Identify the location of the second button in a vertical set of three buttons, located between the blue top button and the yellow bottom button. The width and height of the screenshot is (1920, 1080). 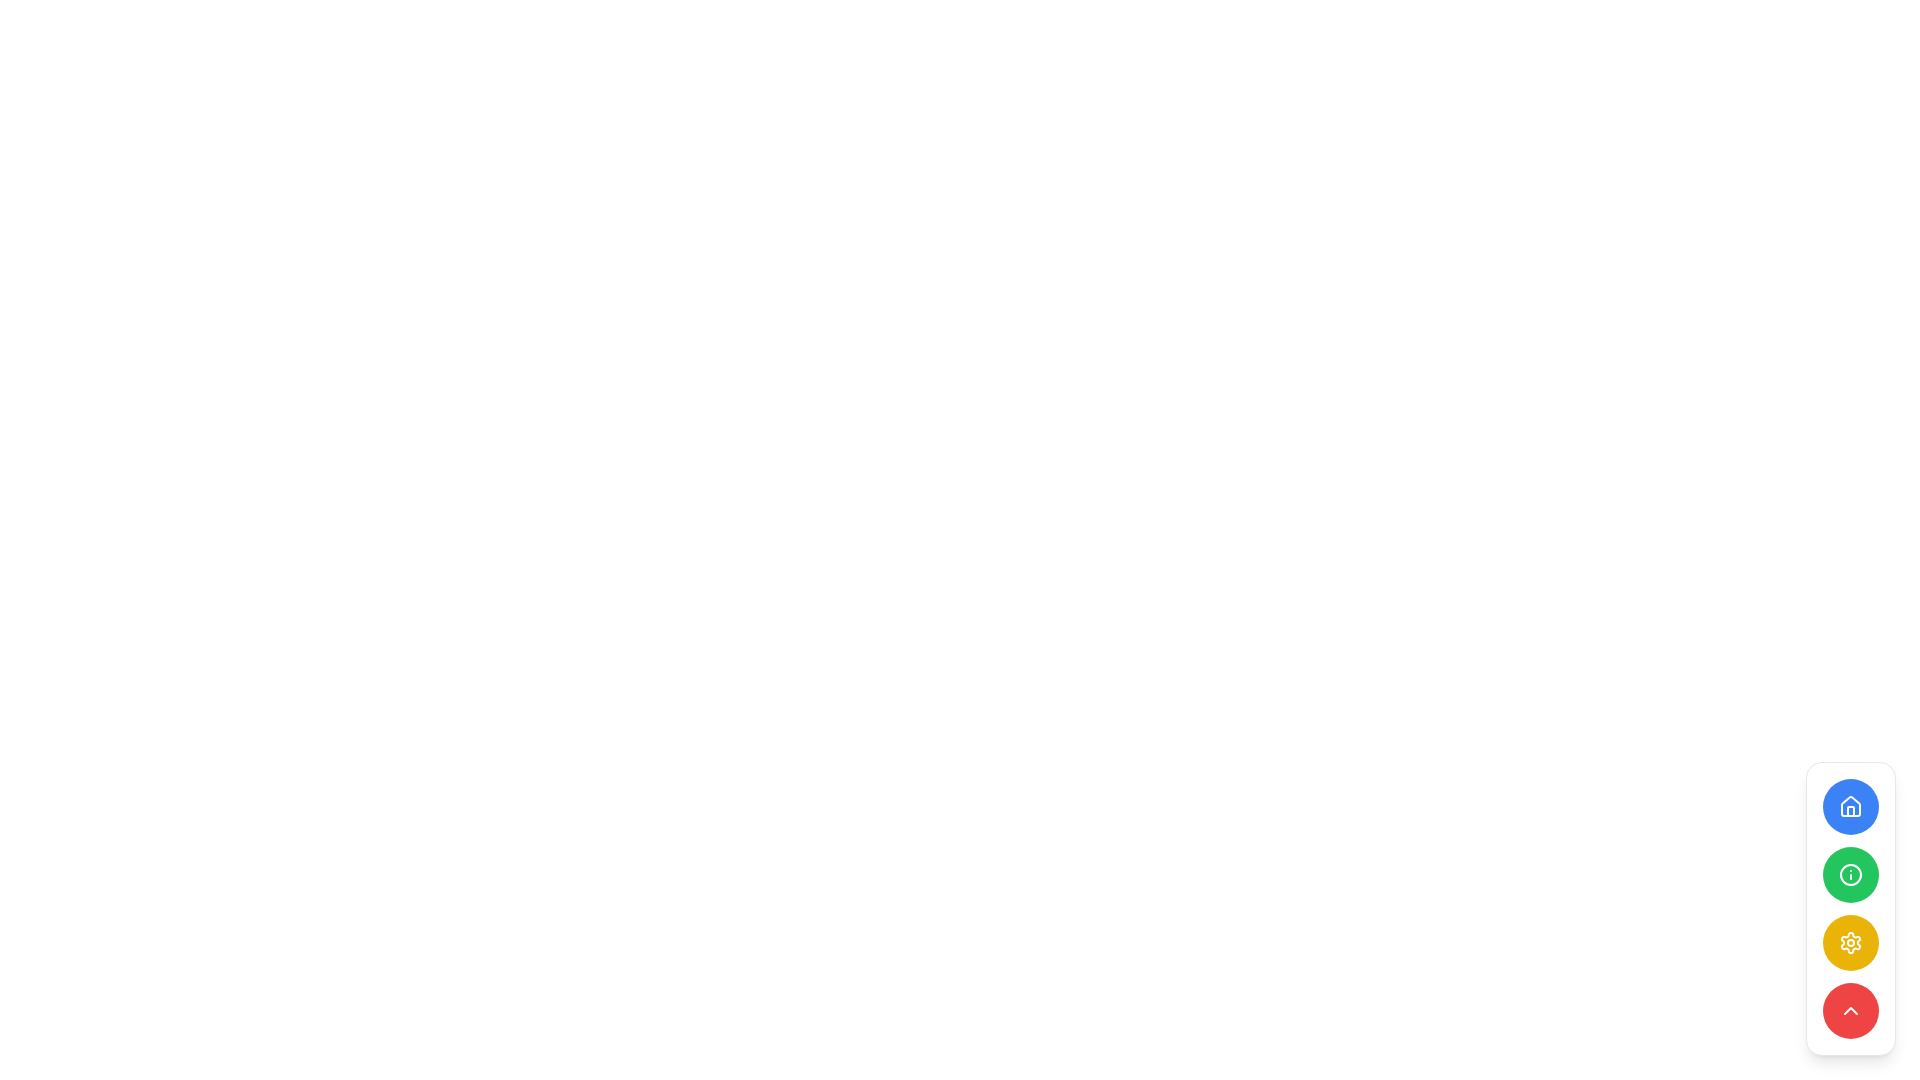
(1850, 874).